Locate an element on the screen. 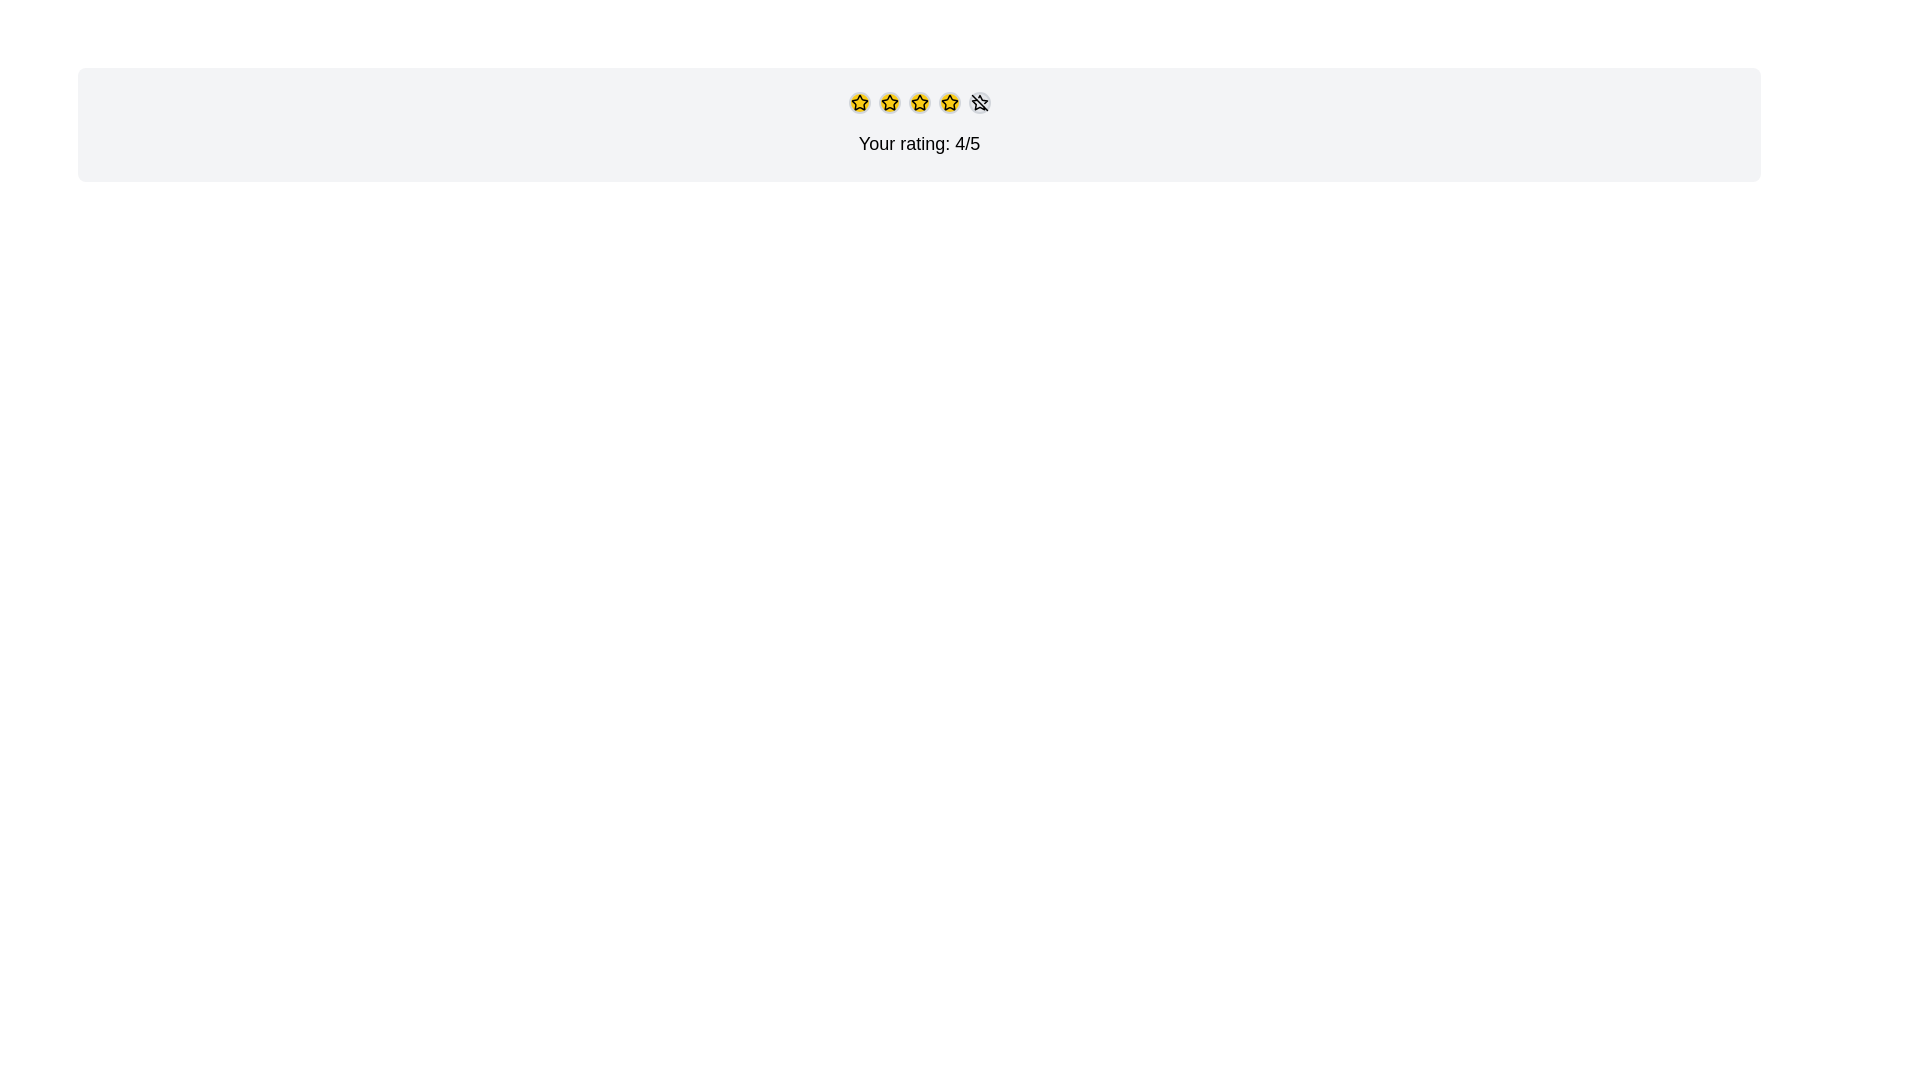 This screenshot has height=1080, width=1920. the fourth star in the rating system is located at coordinates (918, 103).